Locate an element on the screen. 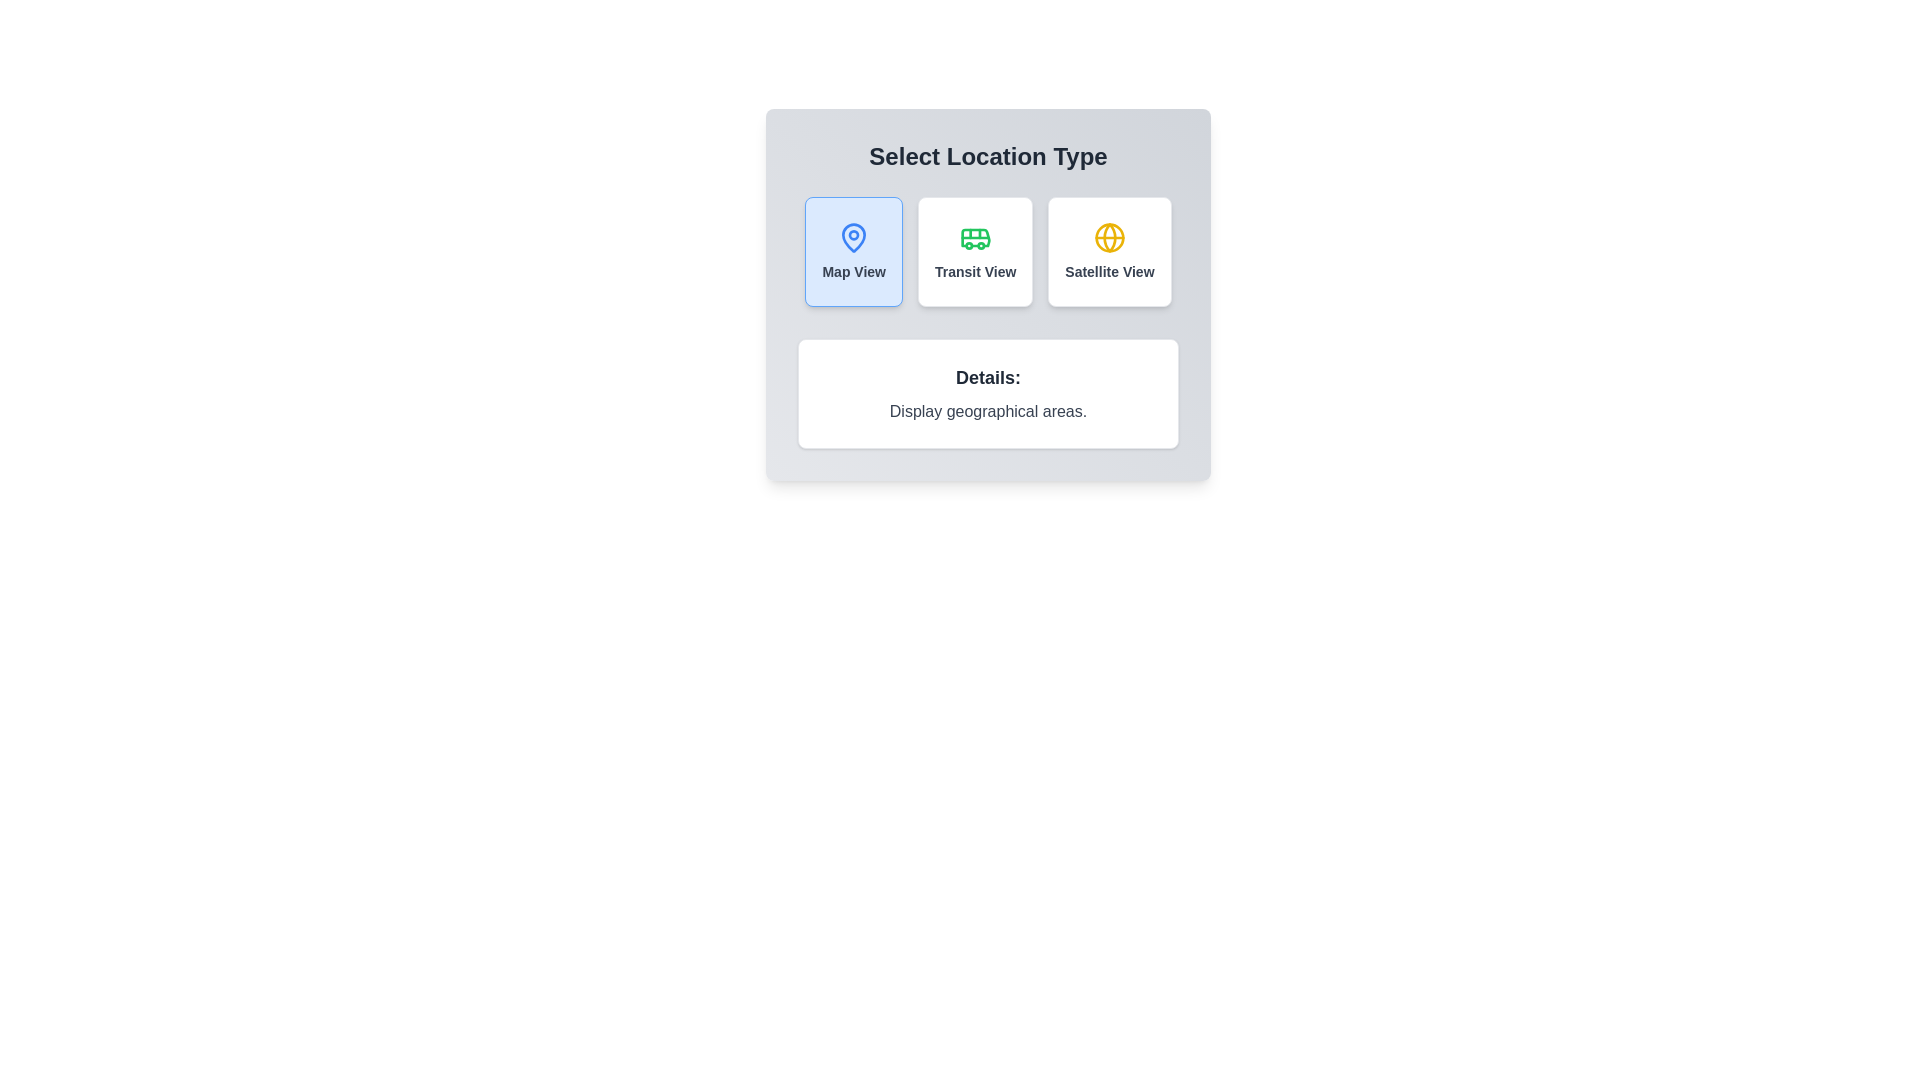 This screenshot has height=1080, width=1920. the 'Map View' selection icon, which is located in the first of three horizontally aligned sections under the title 'Select Location Type' is located at coordinates (854, 237).